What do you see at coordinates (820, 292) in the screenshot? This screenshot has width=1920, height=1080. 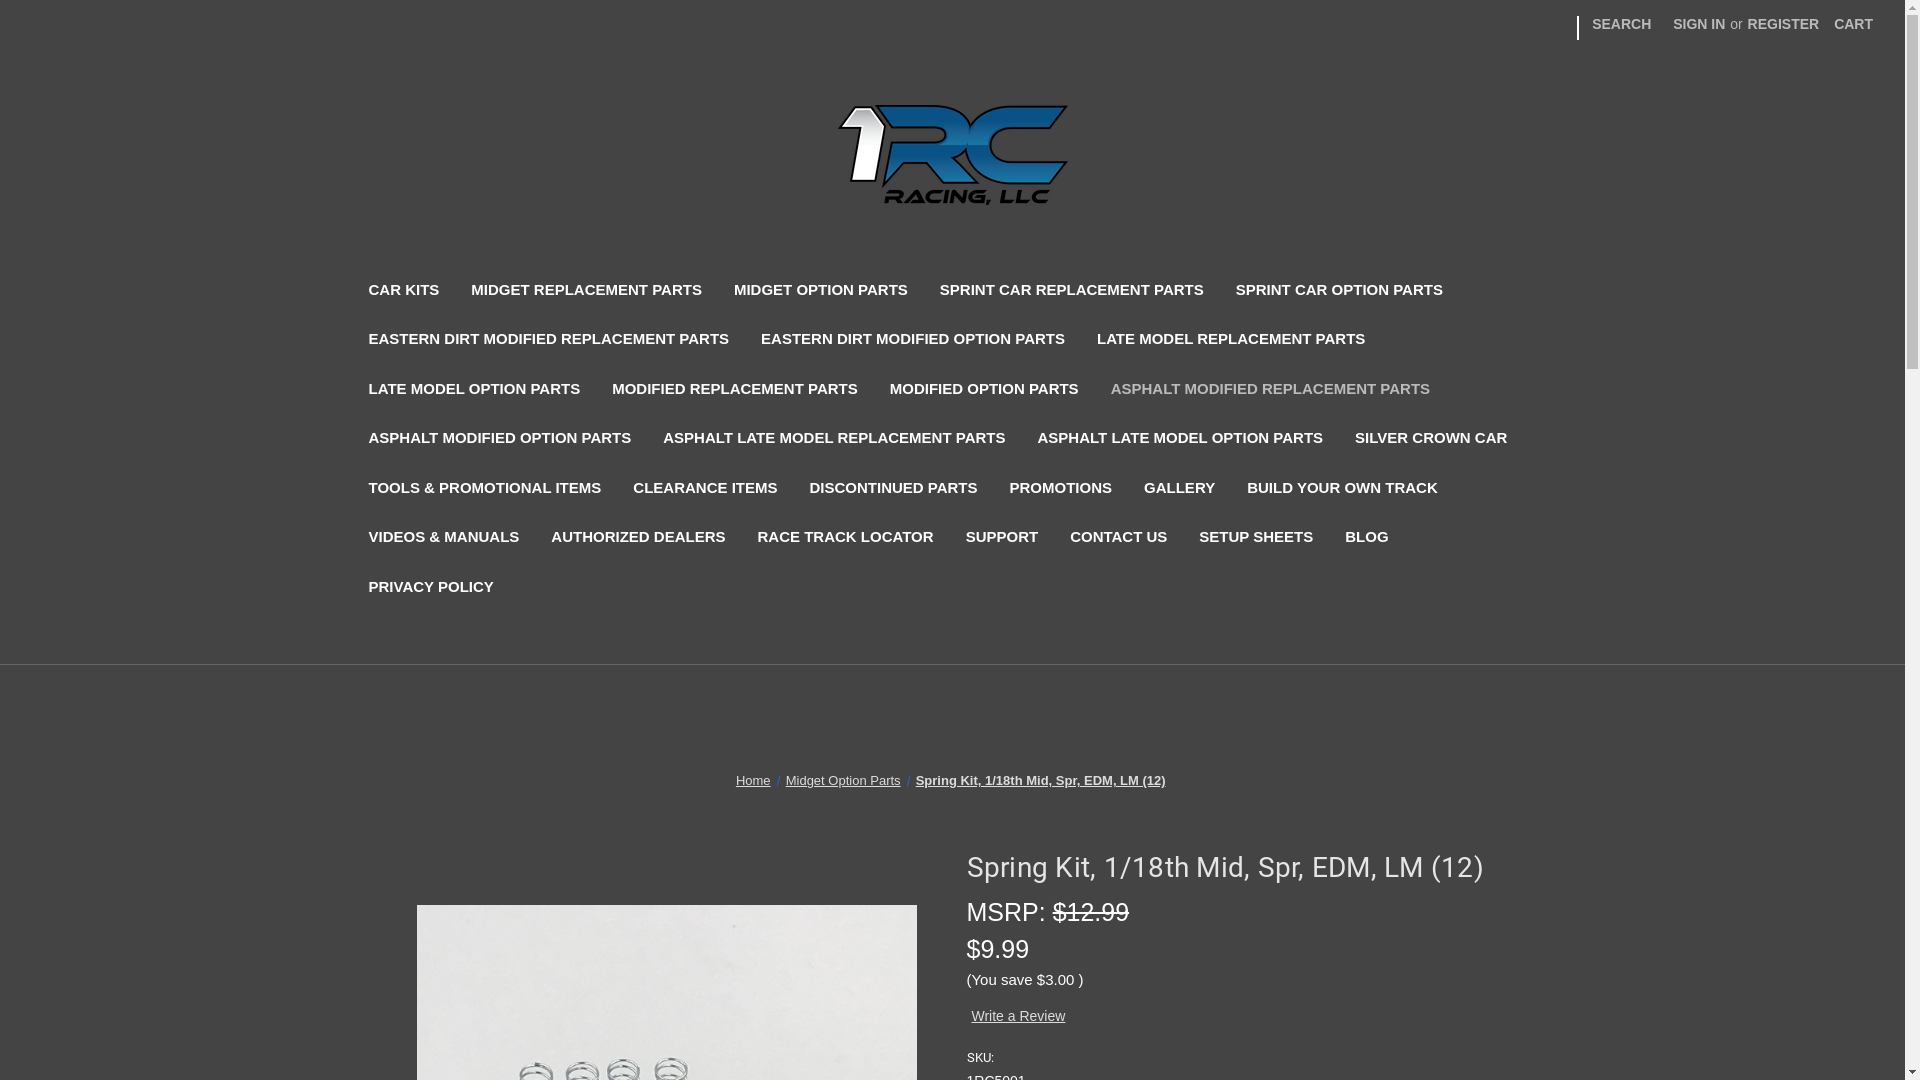 I see `'MIDGET OPTION PARTS'` at bounding box center [820, 292].